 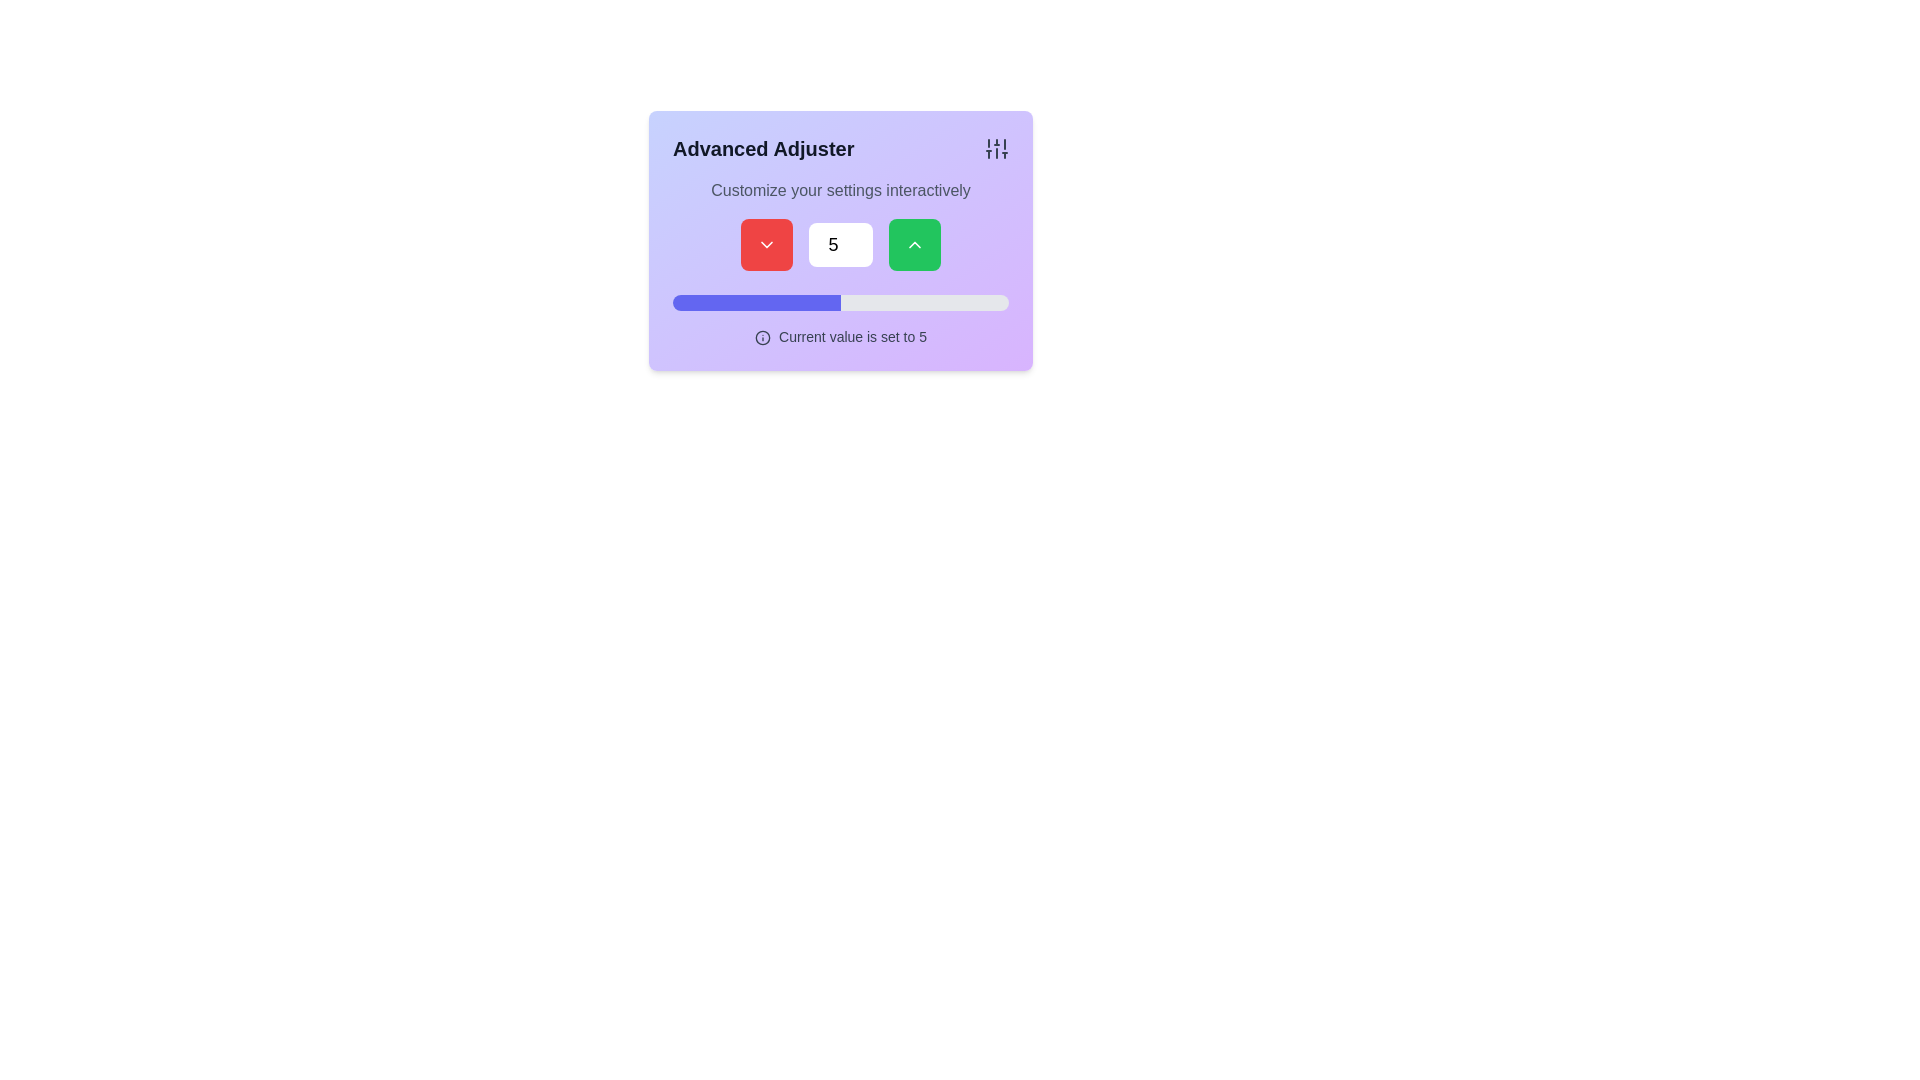 I want to click on the upward-pointing chevron icon inside the green rounded button, which is the graphical indicator of this button among three horizontally aligned buttons in a settings adjustment card, so click(x=914, y=244).